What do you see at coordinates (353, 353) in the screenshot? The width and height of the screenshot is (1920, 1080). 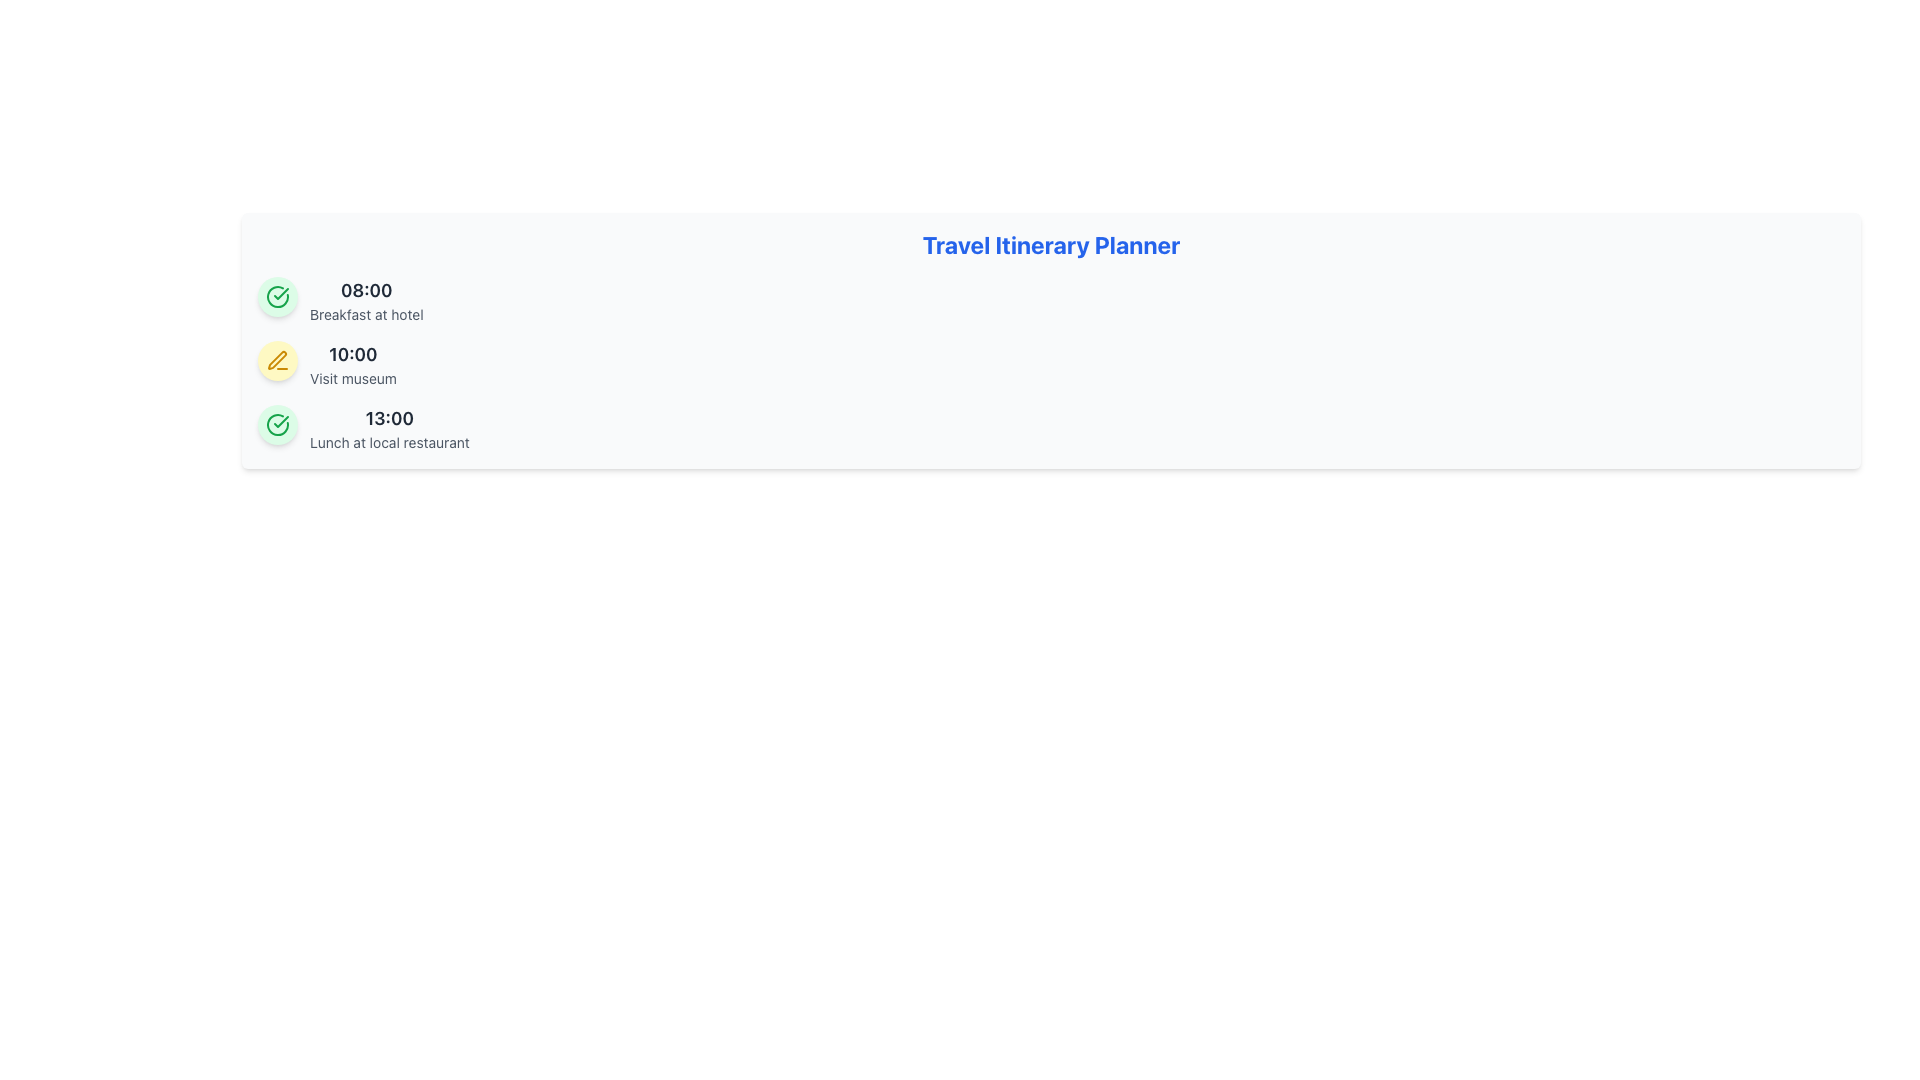 I see `the time indicator displaying '10:00', which is the second time indicator in the interface, located centrally above the sibling text 'Visit museum'` at bounding box center [353, 353].